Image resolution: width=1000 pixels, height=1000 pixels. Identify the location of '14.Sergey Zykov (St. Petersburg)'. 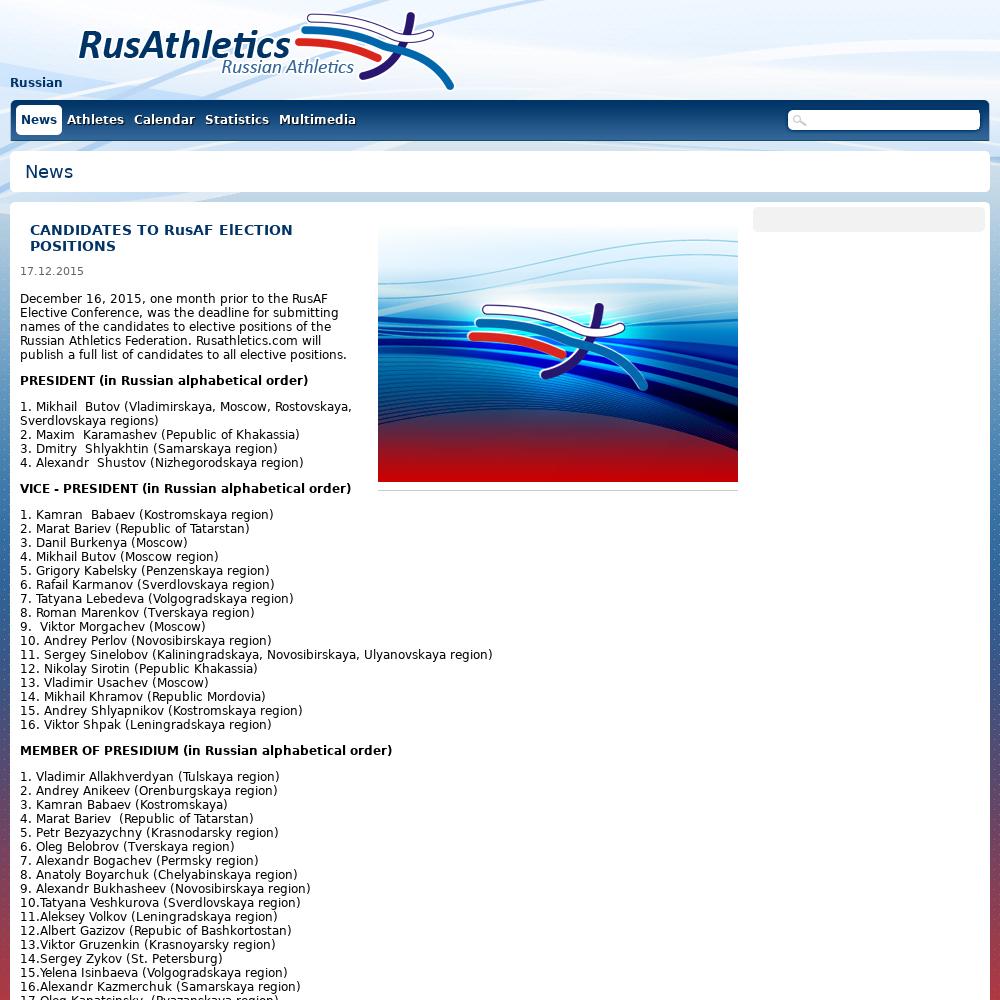
(20, 958).